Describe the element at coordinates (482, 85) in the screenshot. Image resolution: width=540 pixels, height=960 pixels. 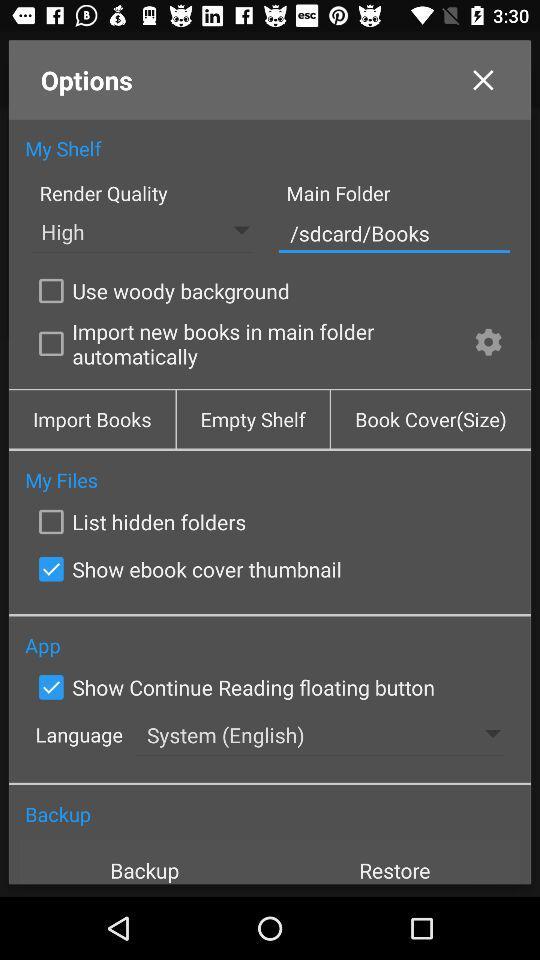
I see `the close icon` at that location.